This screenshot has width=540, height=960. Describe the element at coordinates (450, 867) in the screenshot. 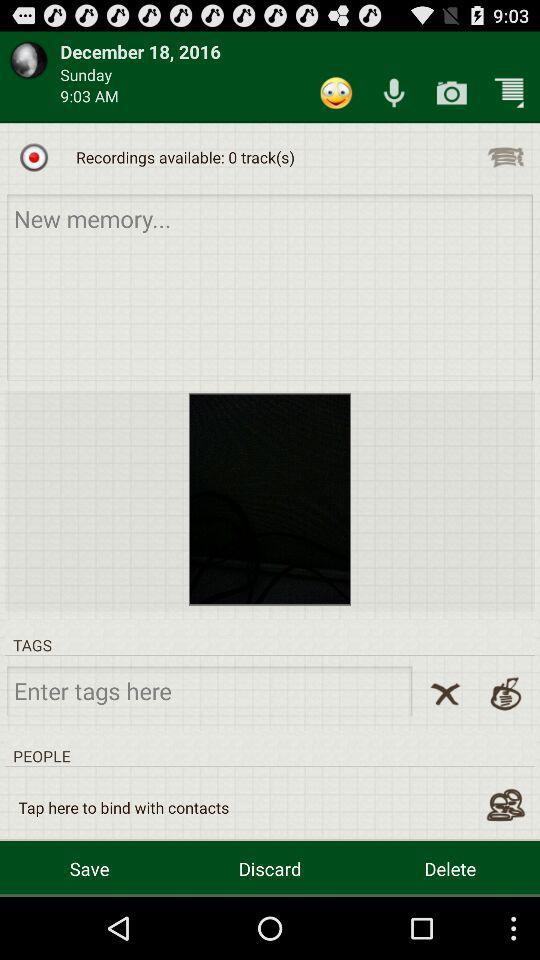

I see `delete button` at that location.